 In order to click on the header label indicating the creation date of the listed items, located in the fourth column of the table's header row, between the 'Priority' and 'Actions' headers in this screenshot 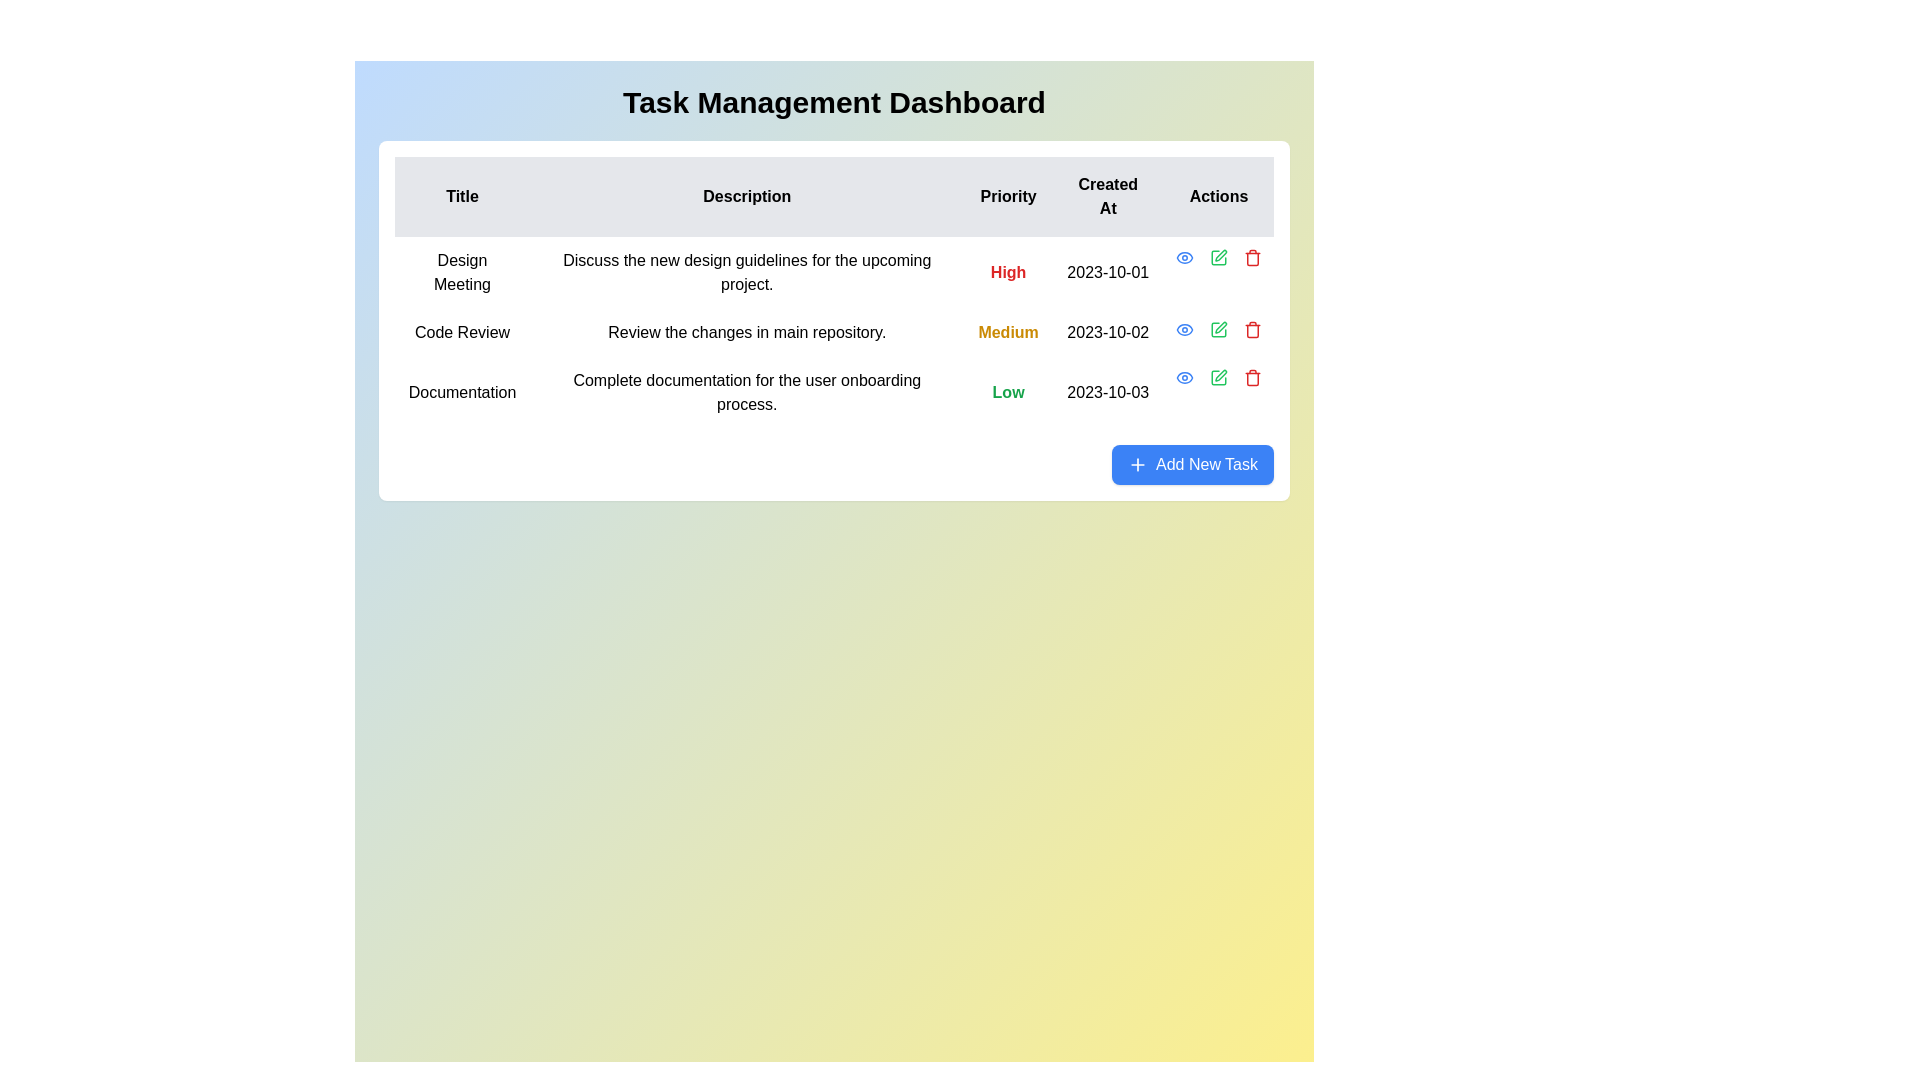, I will do `click(1107, 196)`.